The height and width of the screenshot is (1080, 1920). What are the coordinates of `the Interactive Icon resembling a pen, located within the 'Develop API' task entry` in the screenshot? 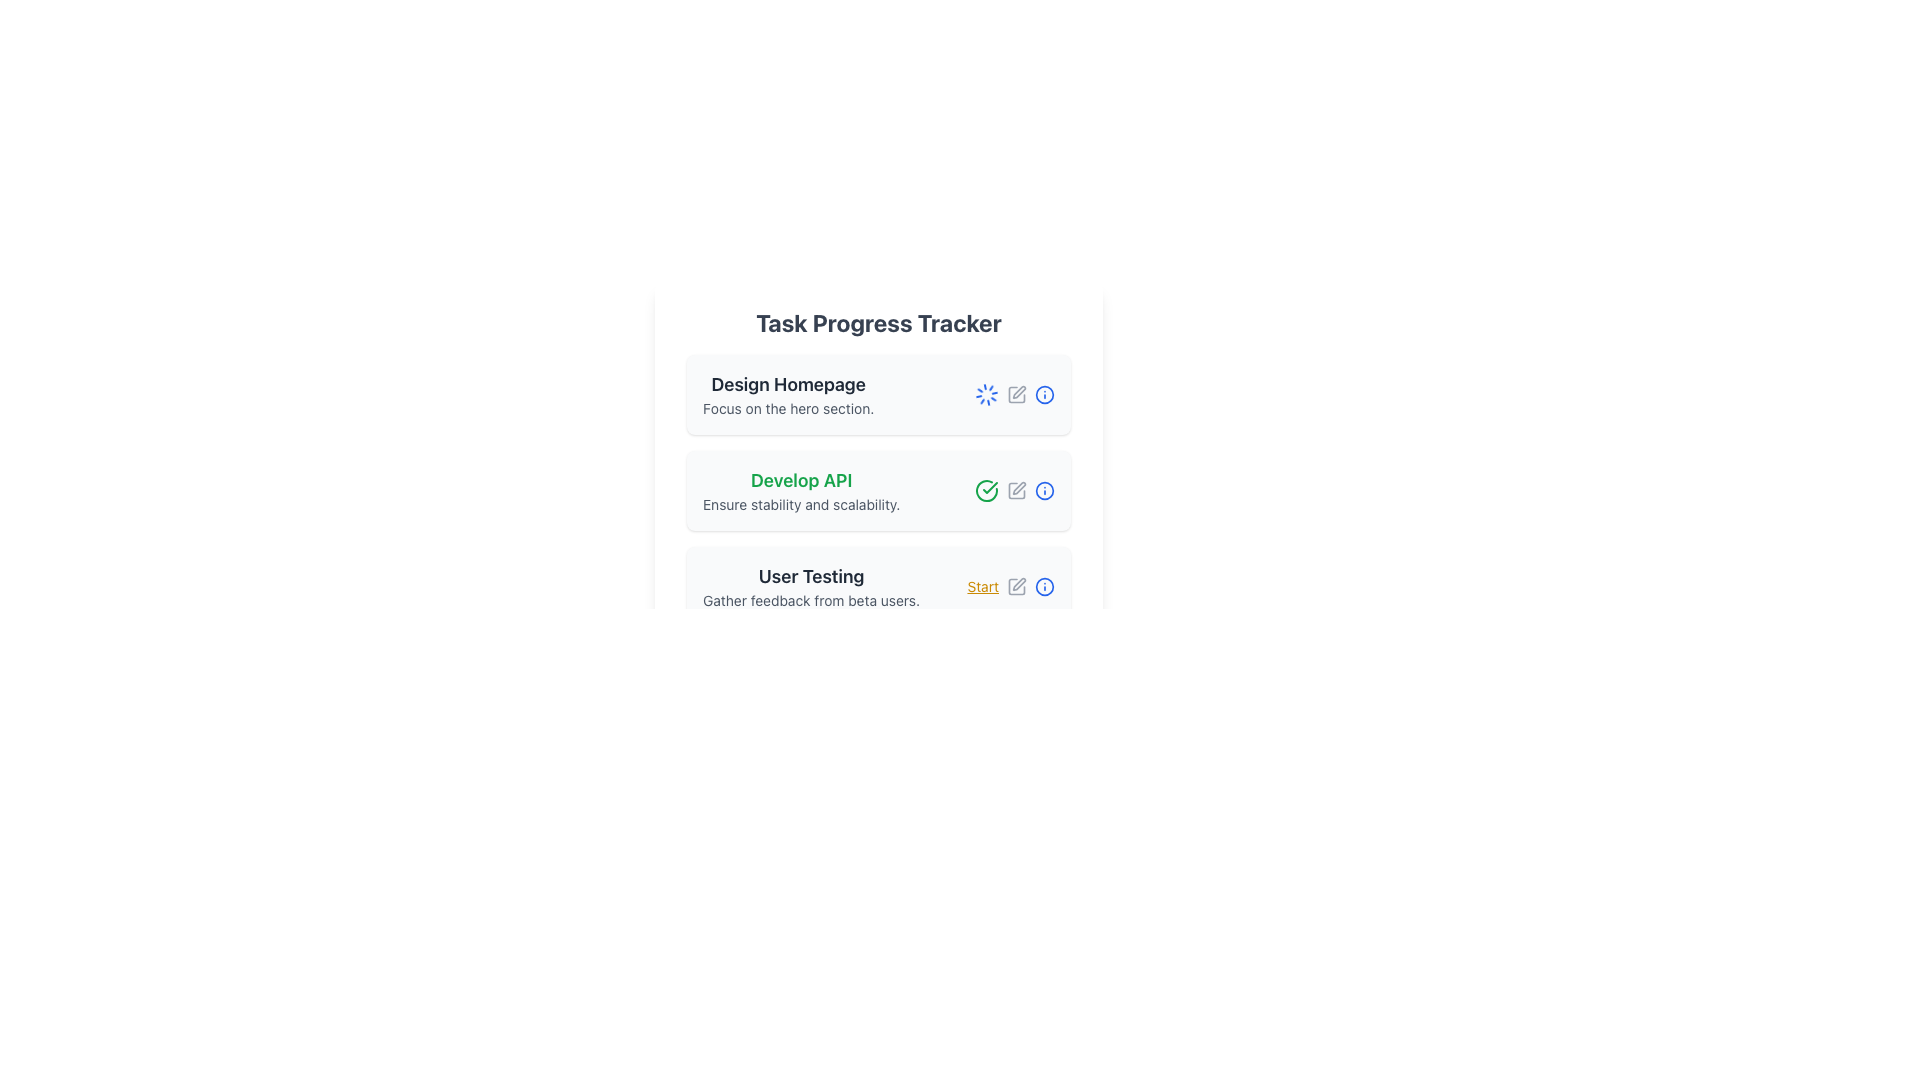 It's located at (1019, 392).